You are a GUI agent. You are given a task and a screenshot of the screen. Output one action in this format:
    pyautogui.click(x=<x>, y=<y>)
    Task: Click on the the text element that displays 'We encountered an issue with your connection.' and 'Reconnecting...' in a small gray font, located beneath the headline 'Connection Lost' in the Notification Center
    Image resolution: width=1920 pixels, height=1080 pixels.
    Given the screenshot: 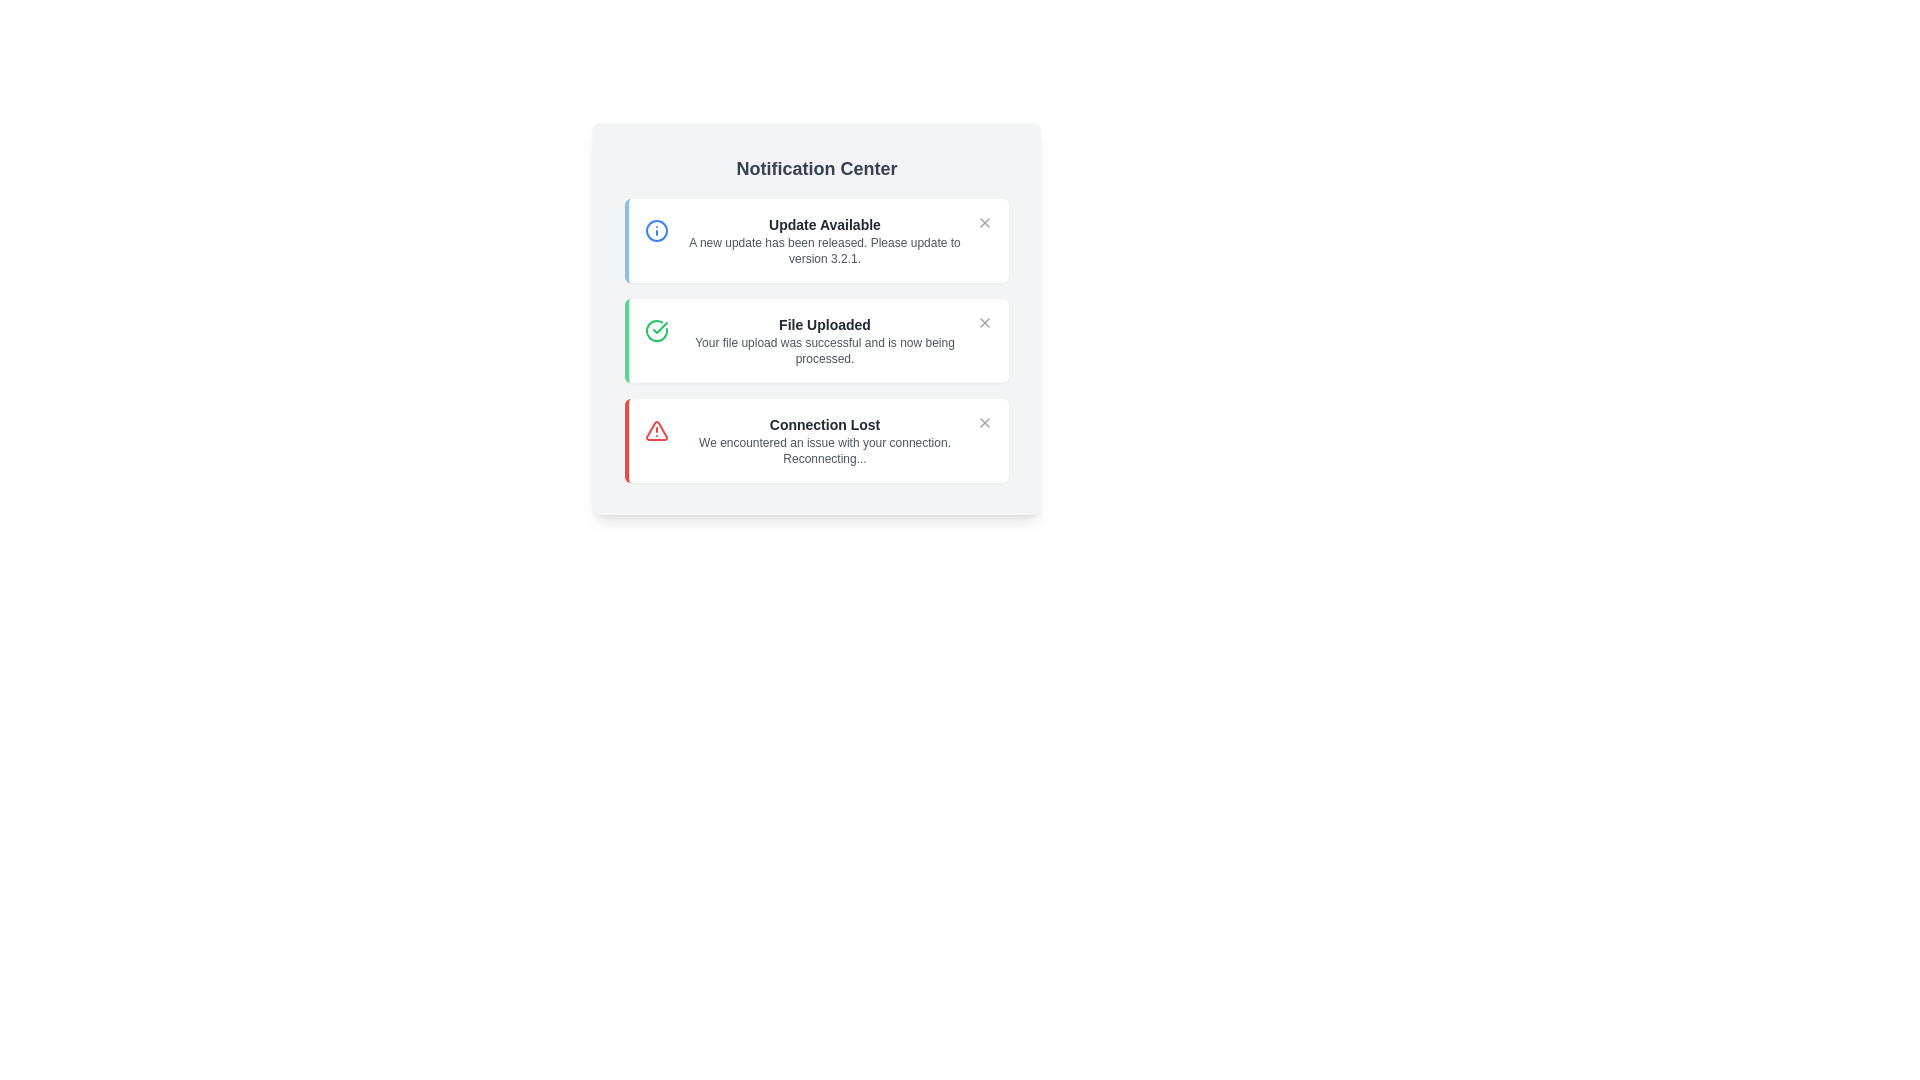 What is the action you would take?
    pyautogui.click(x=825, y=451)
    